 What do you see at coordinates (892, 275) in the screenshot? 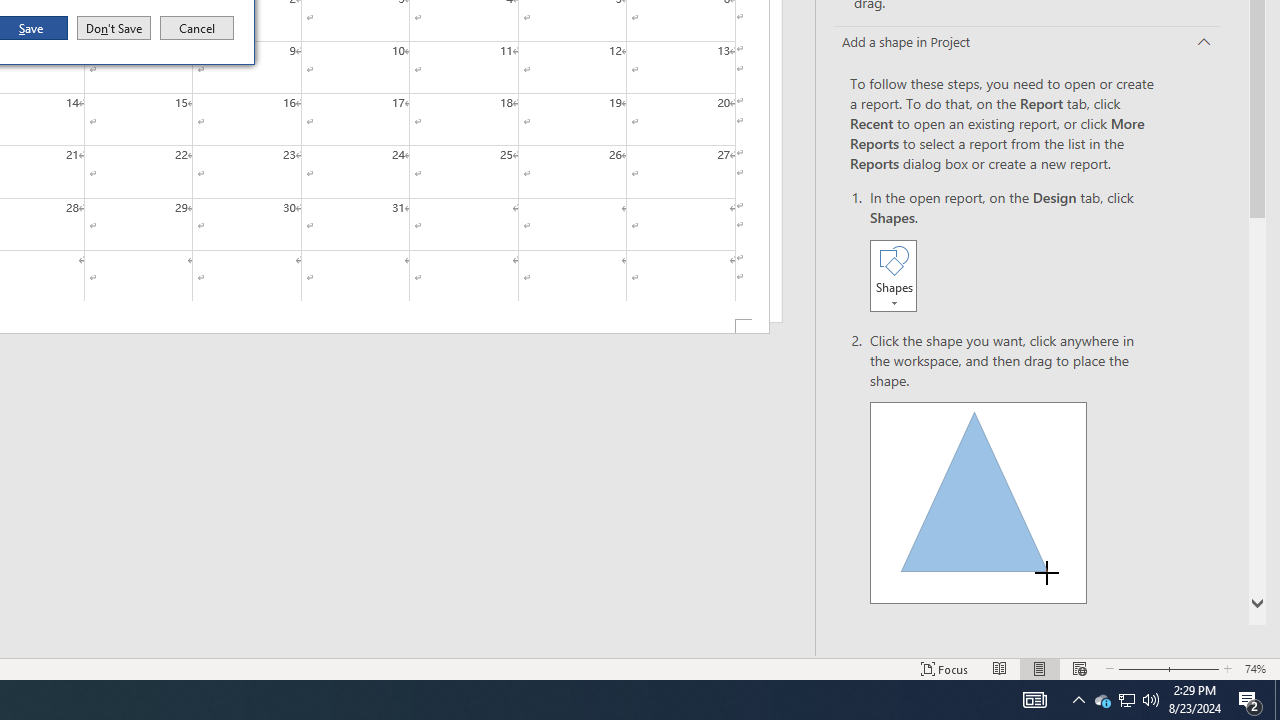
I see `'Insert Shapes button'` at bounding box center [892, 275].